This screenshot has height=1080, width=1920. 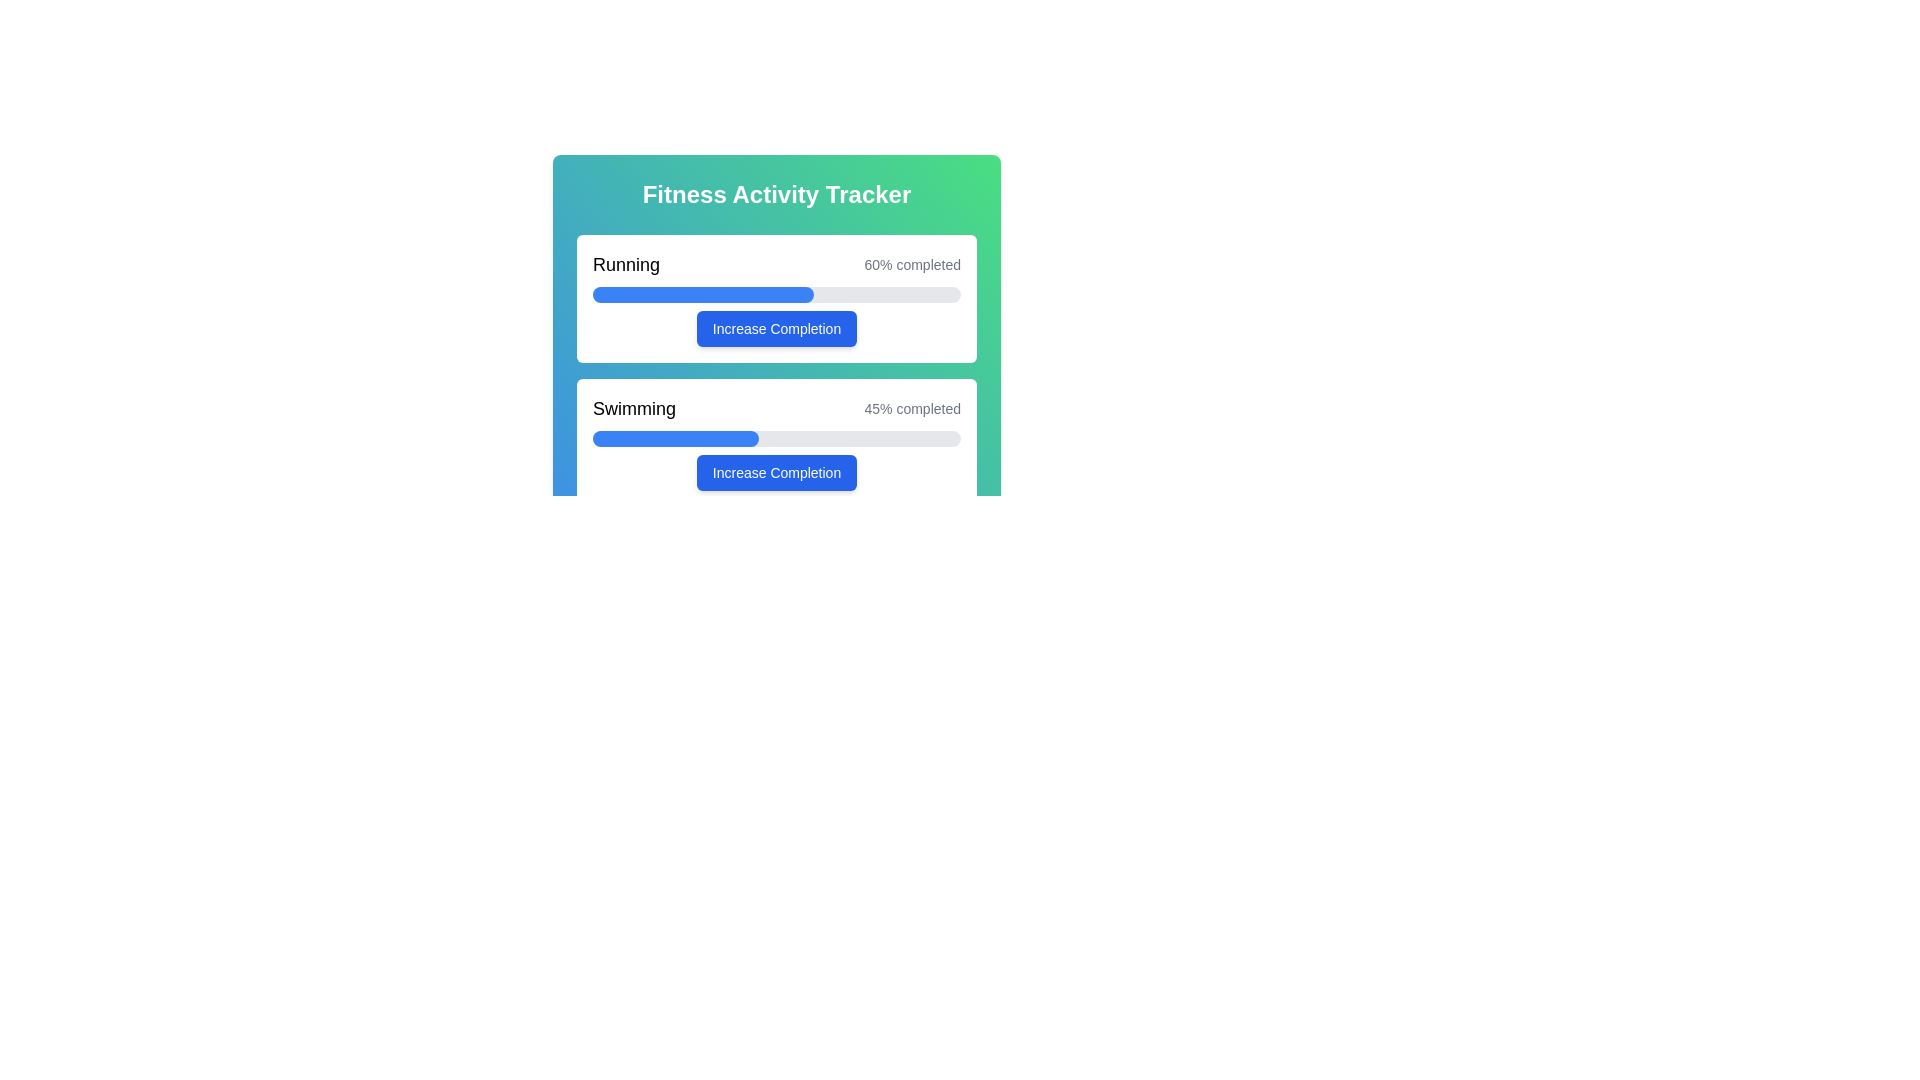 I want to click on the progress indicator, which is a rounded progress bar with a light gray background and a blue filled portion, located between the text 'Swimming 45% completed' and the 'Increase Completion' button, so click(x=776, y=438).